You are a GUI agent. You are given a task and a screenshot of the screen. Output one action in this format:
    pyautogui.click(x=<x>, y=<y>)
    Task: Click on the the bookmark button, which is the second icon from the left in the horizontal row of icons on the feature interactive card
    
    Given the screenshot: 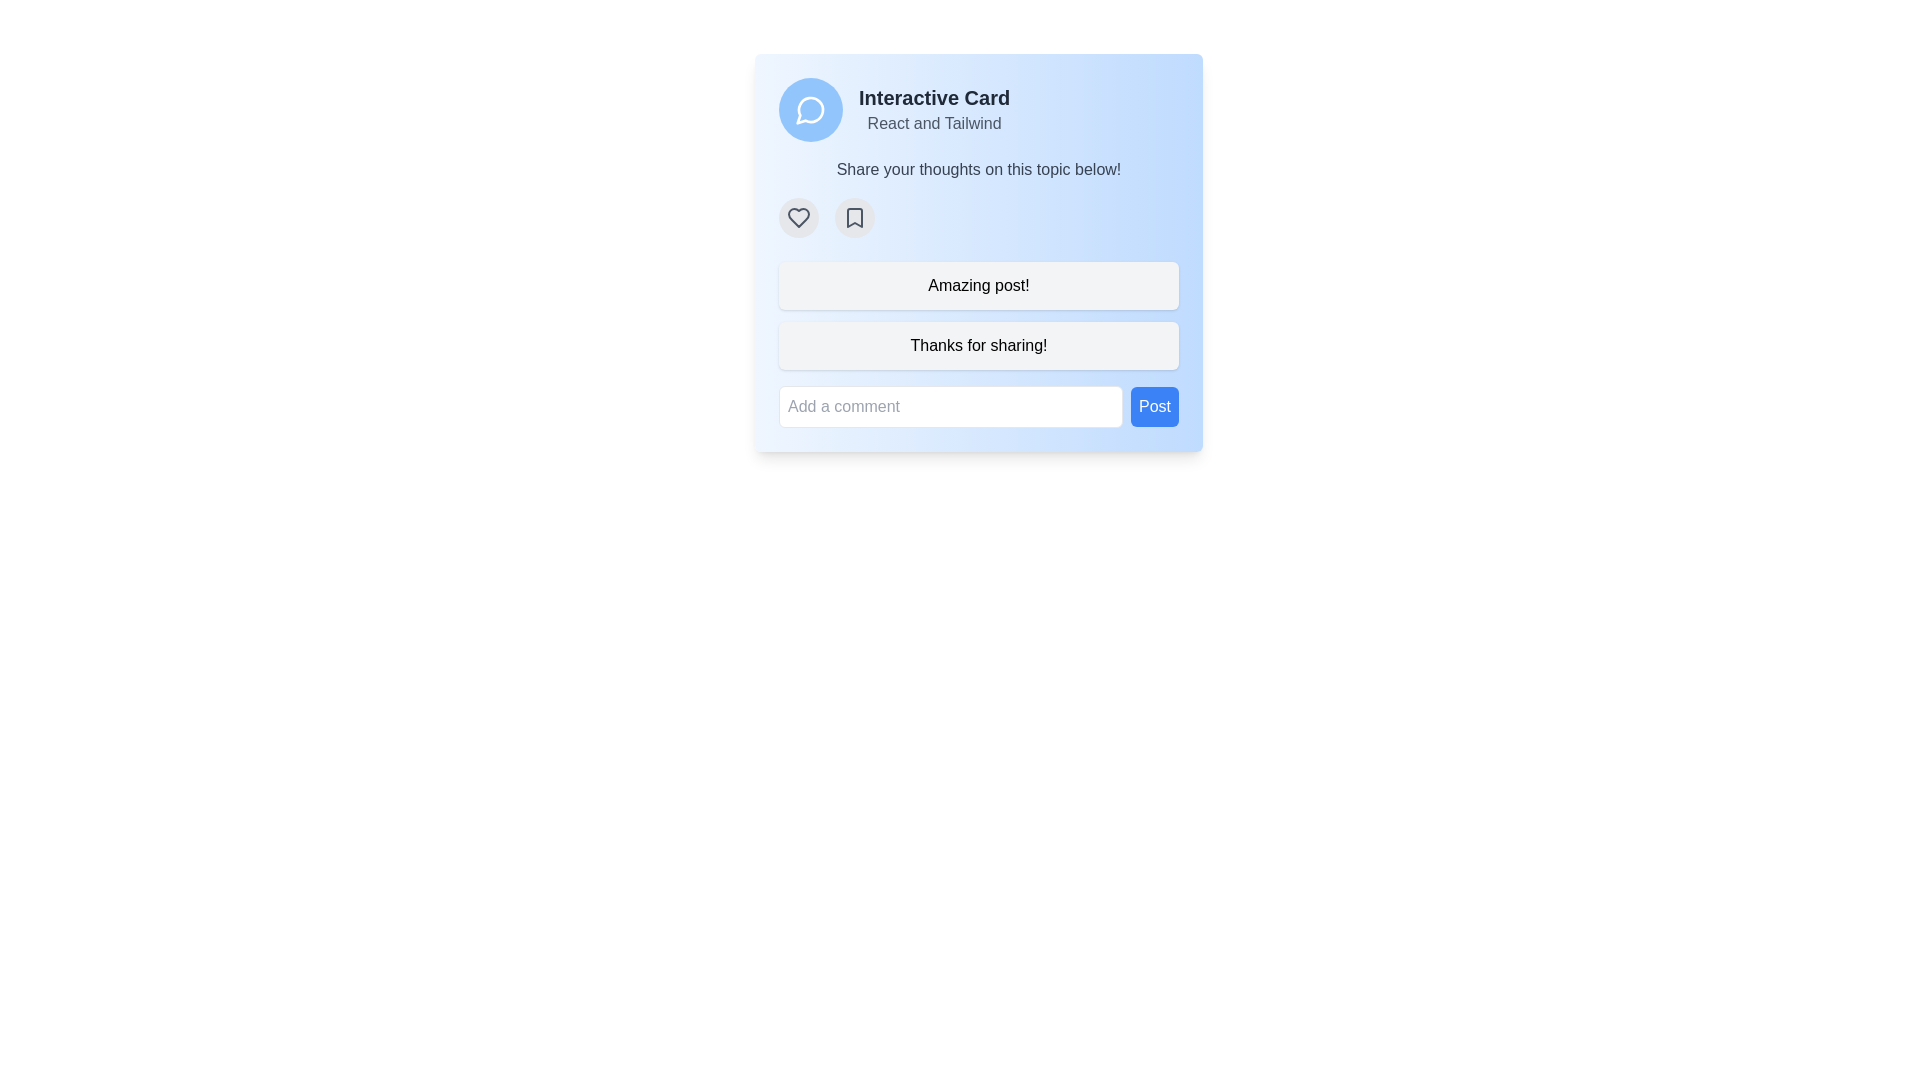 What is the action you would take?
    pyautogui.click(x=854, y=218)
    